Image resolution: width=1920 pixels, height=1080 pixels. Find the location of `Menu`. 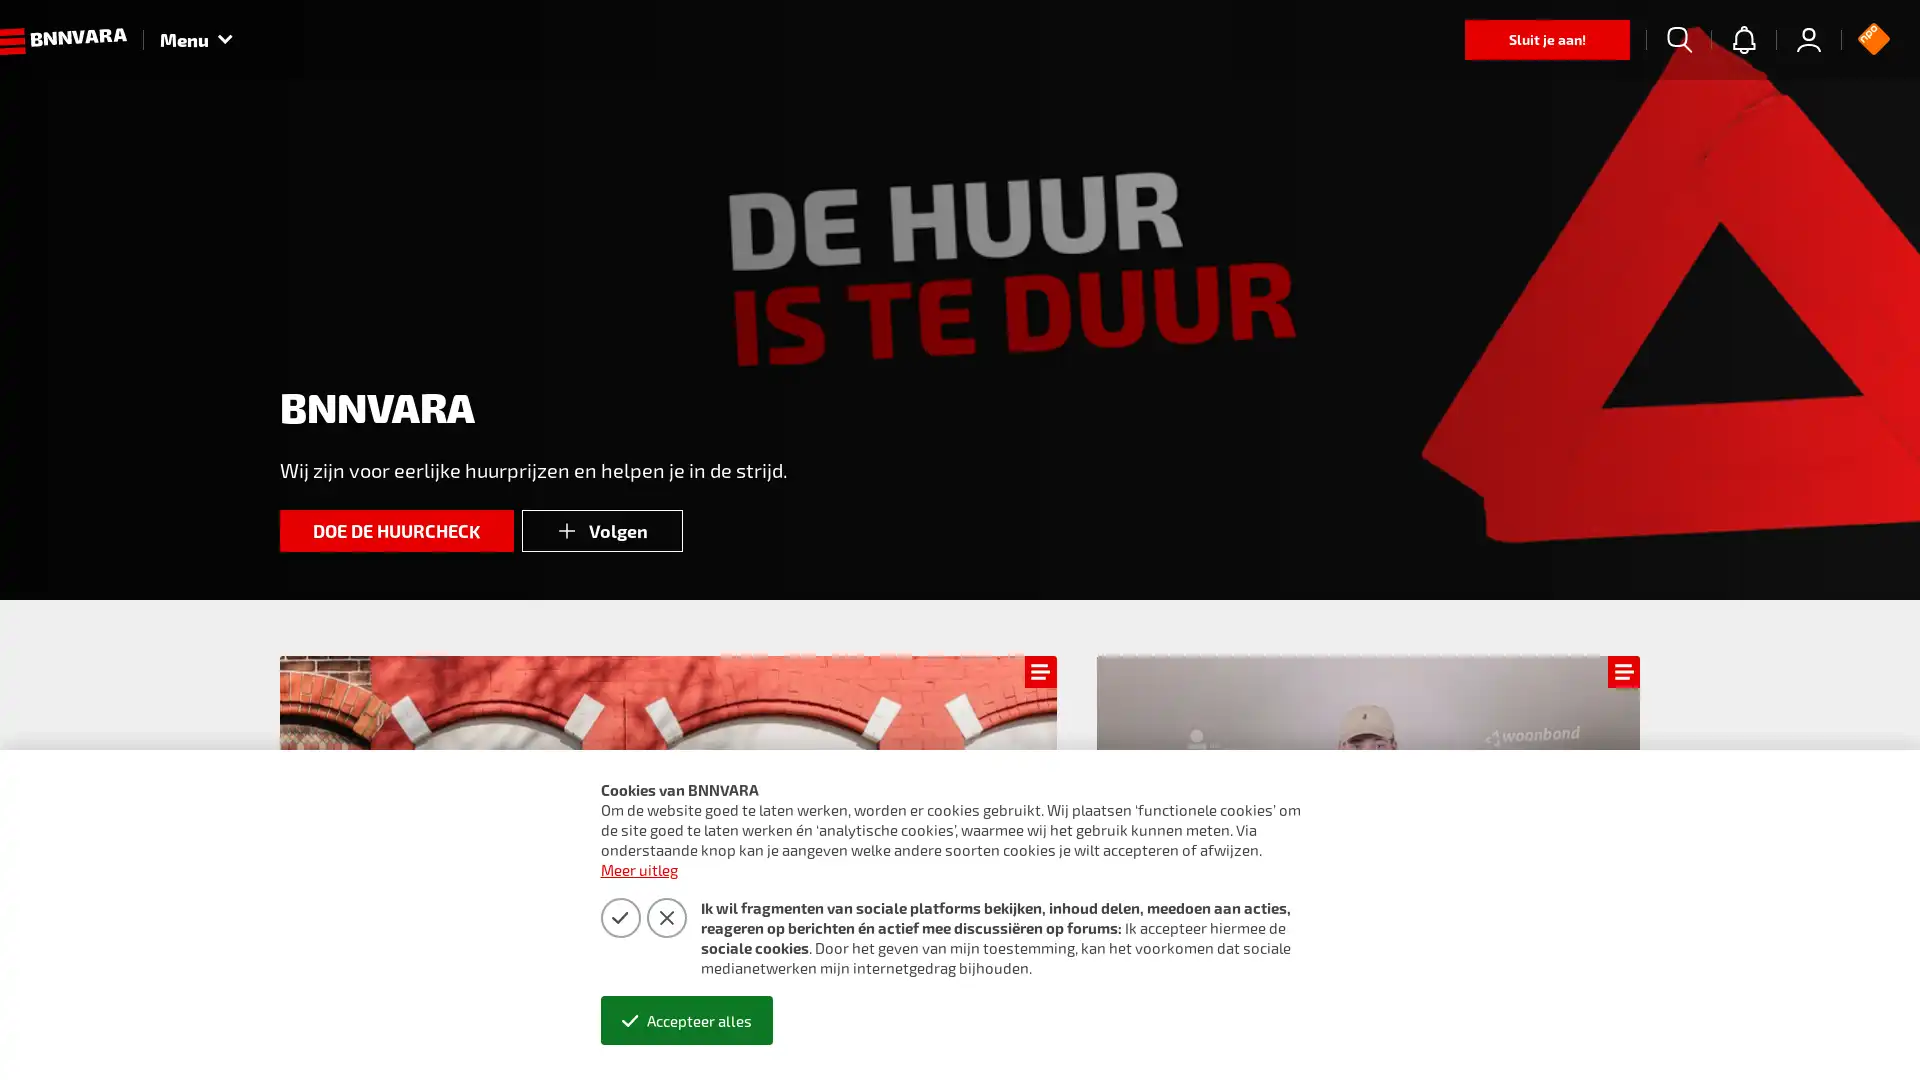

Menu is located at coordinates (196, 39).